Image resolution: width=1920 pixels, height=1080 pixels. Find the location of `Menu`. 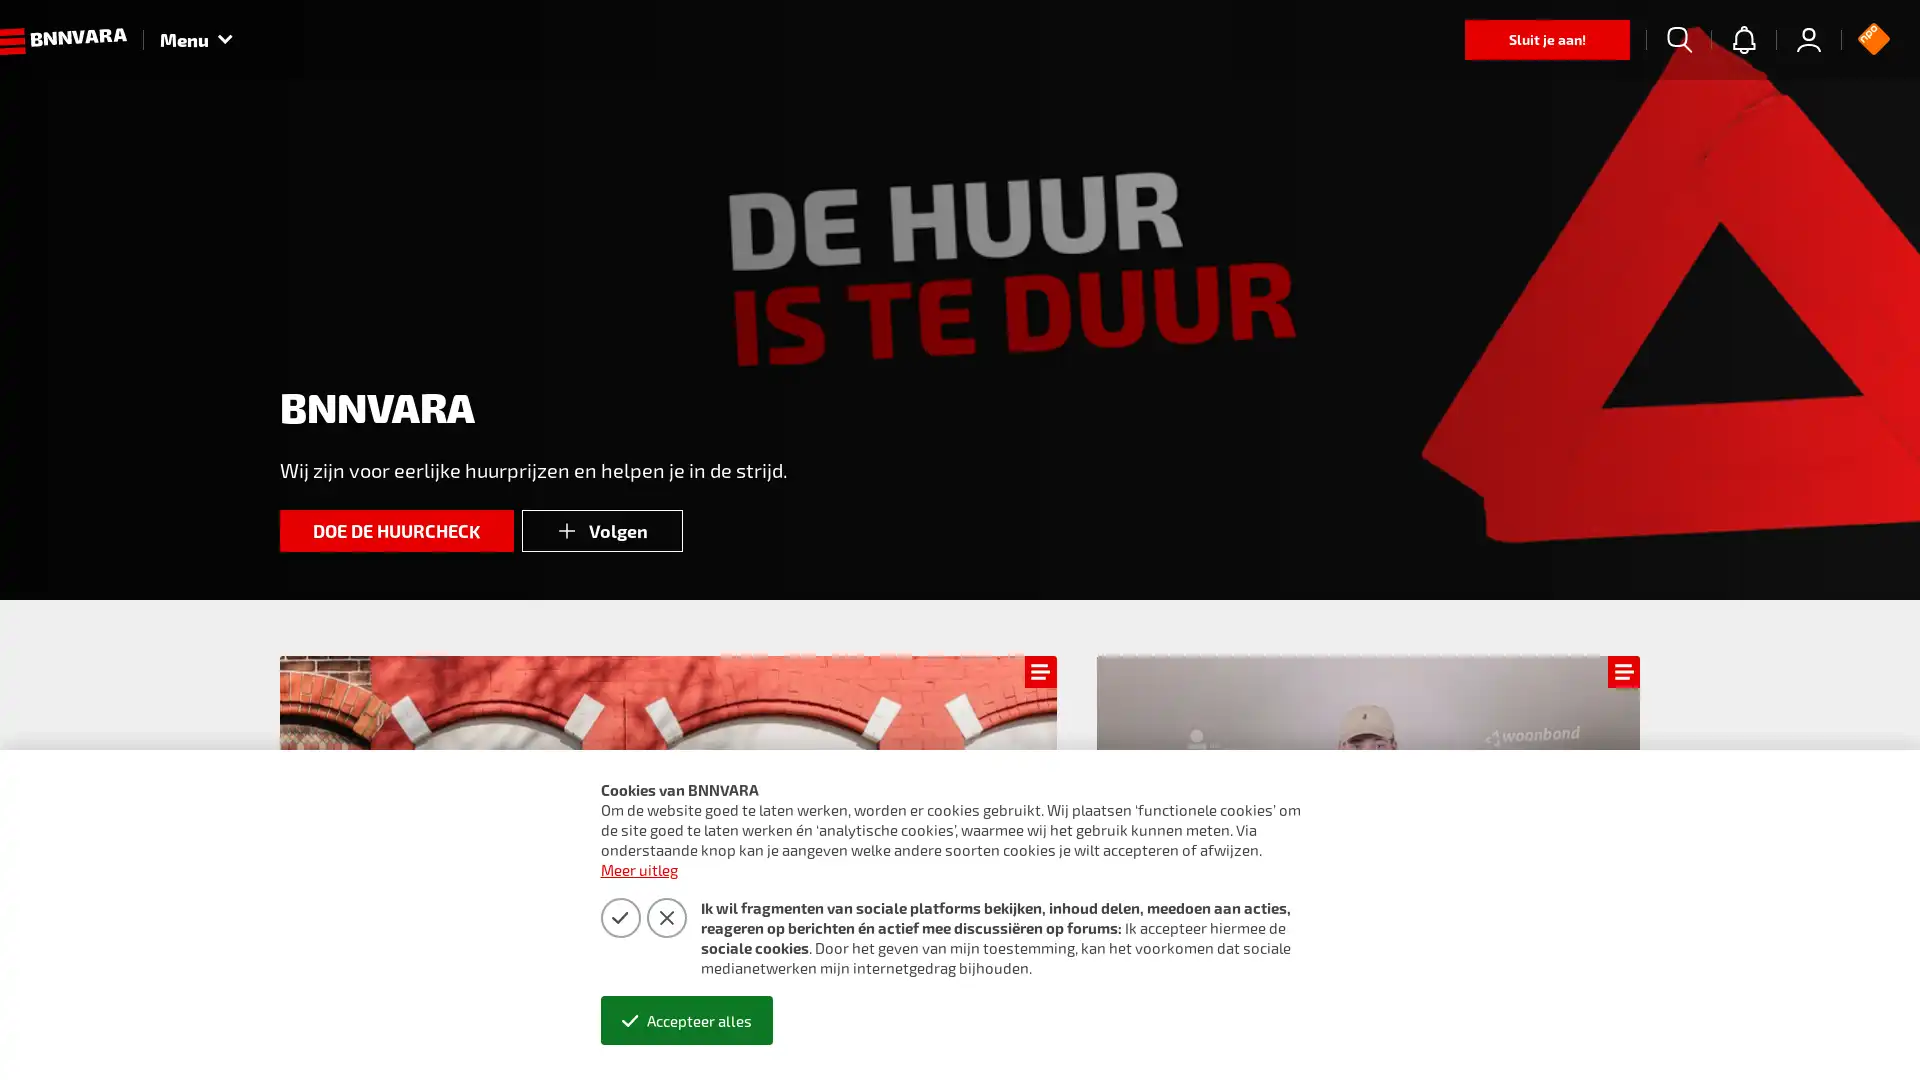

Menu is located at coordinates (196, 39).